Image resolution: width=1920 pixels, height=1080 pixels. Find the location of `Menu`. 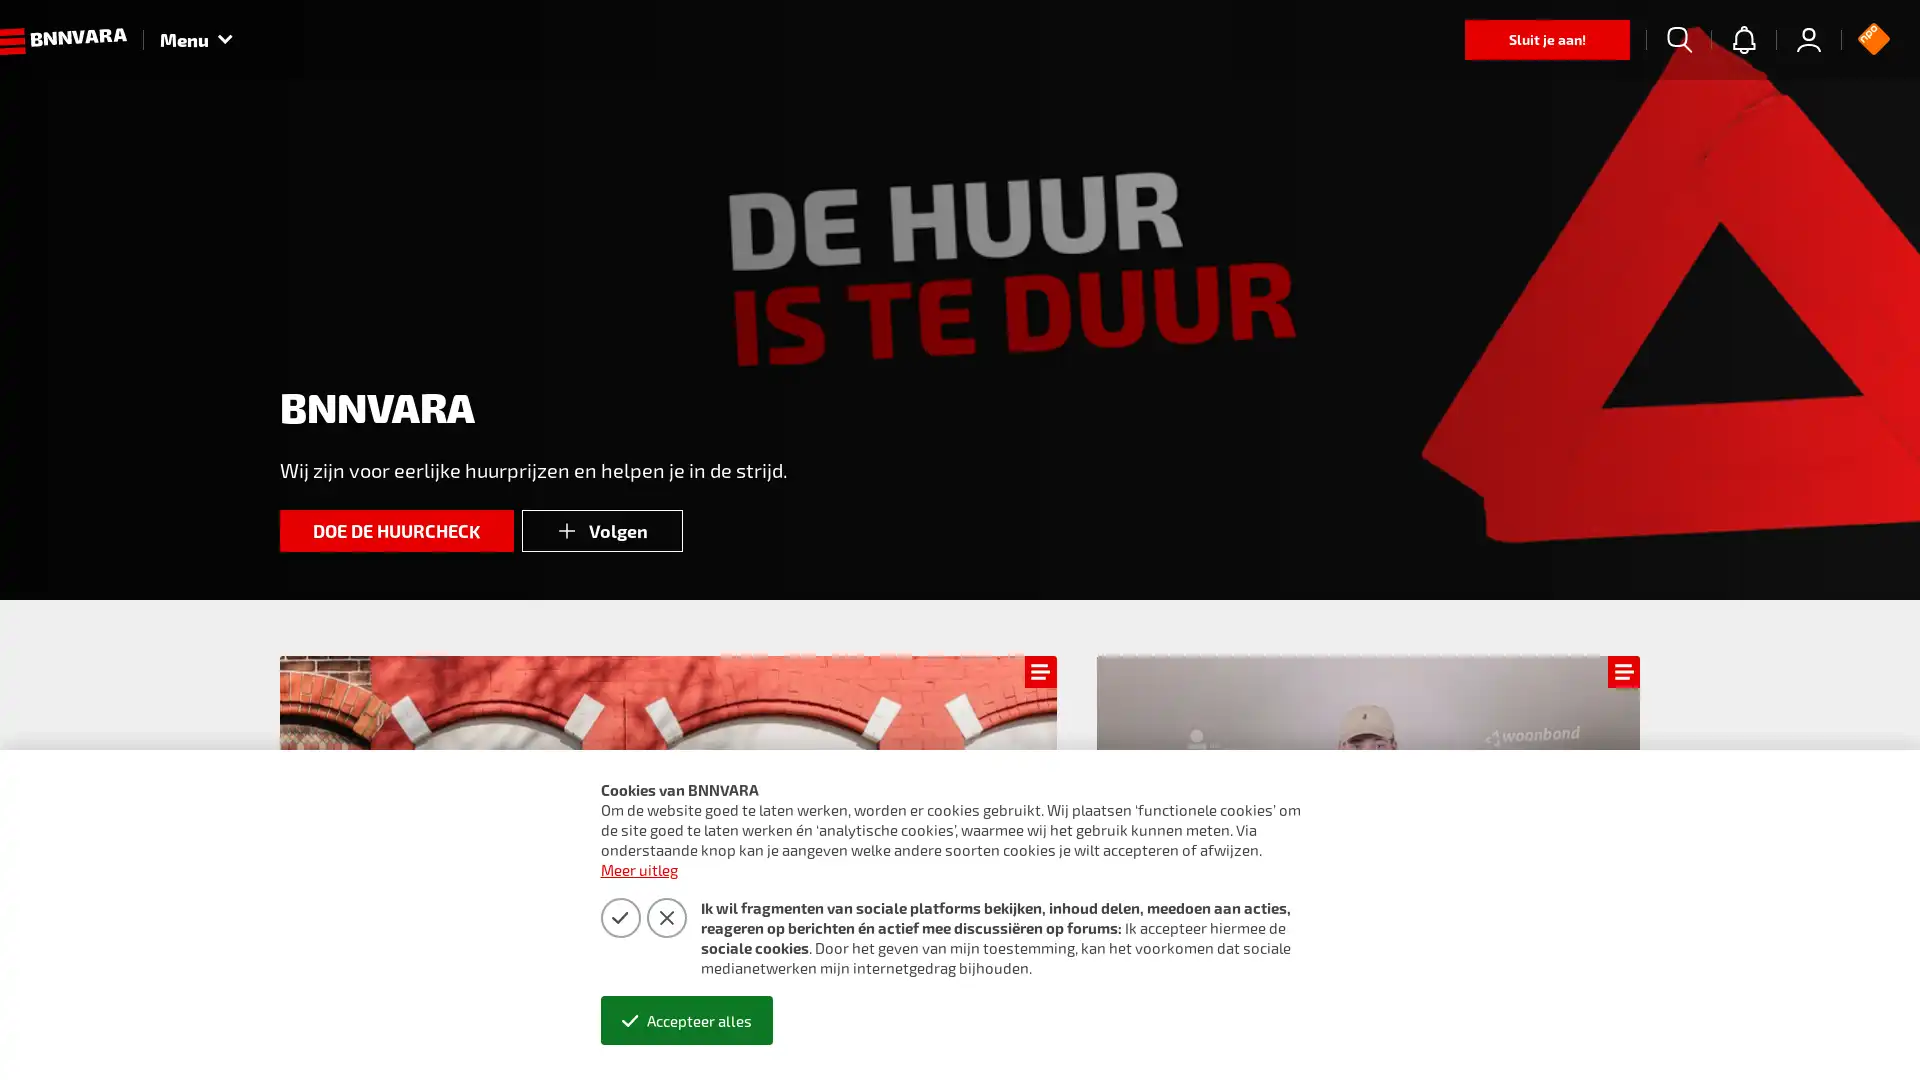

Menu is located at coordinates (196, 39).